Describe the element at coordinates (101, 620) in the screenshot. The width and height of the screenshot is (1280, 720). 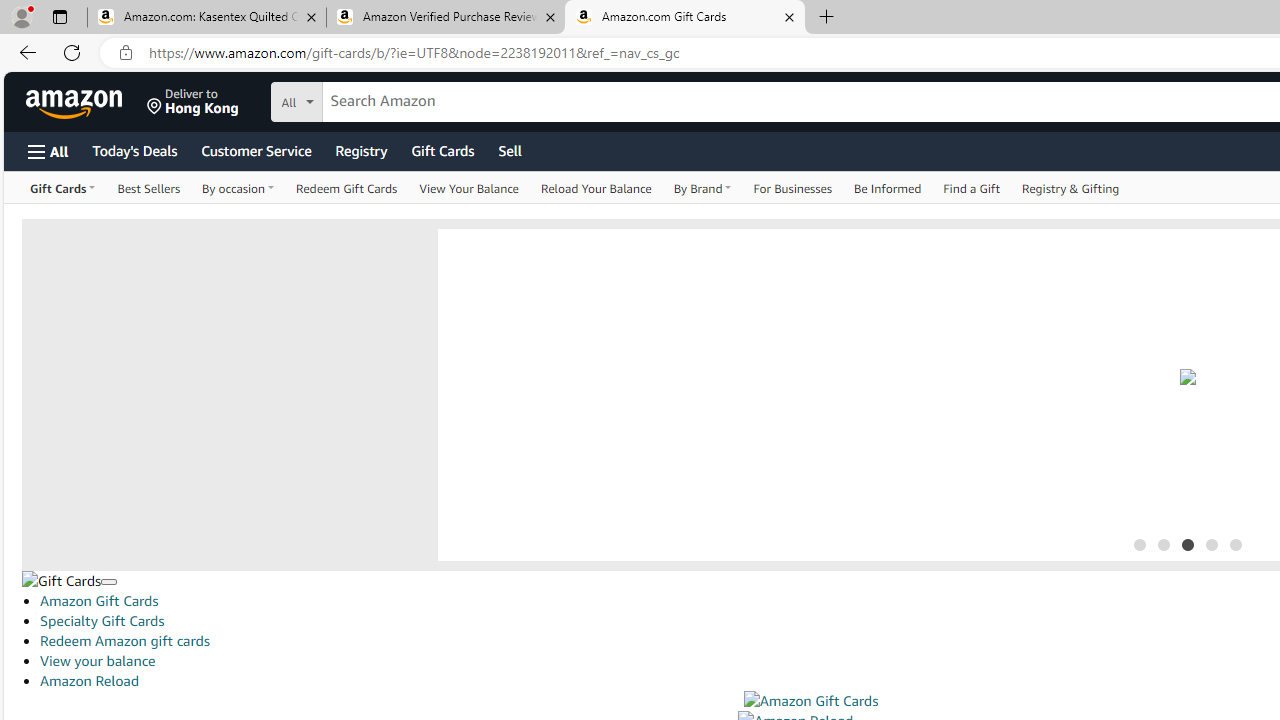
I see `'Specialty Gift Cards'` at that location.